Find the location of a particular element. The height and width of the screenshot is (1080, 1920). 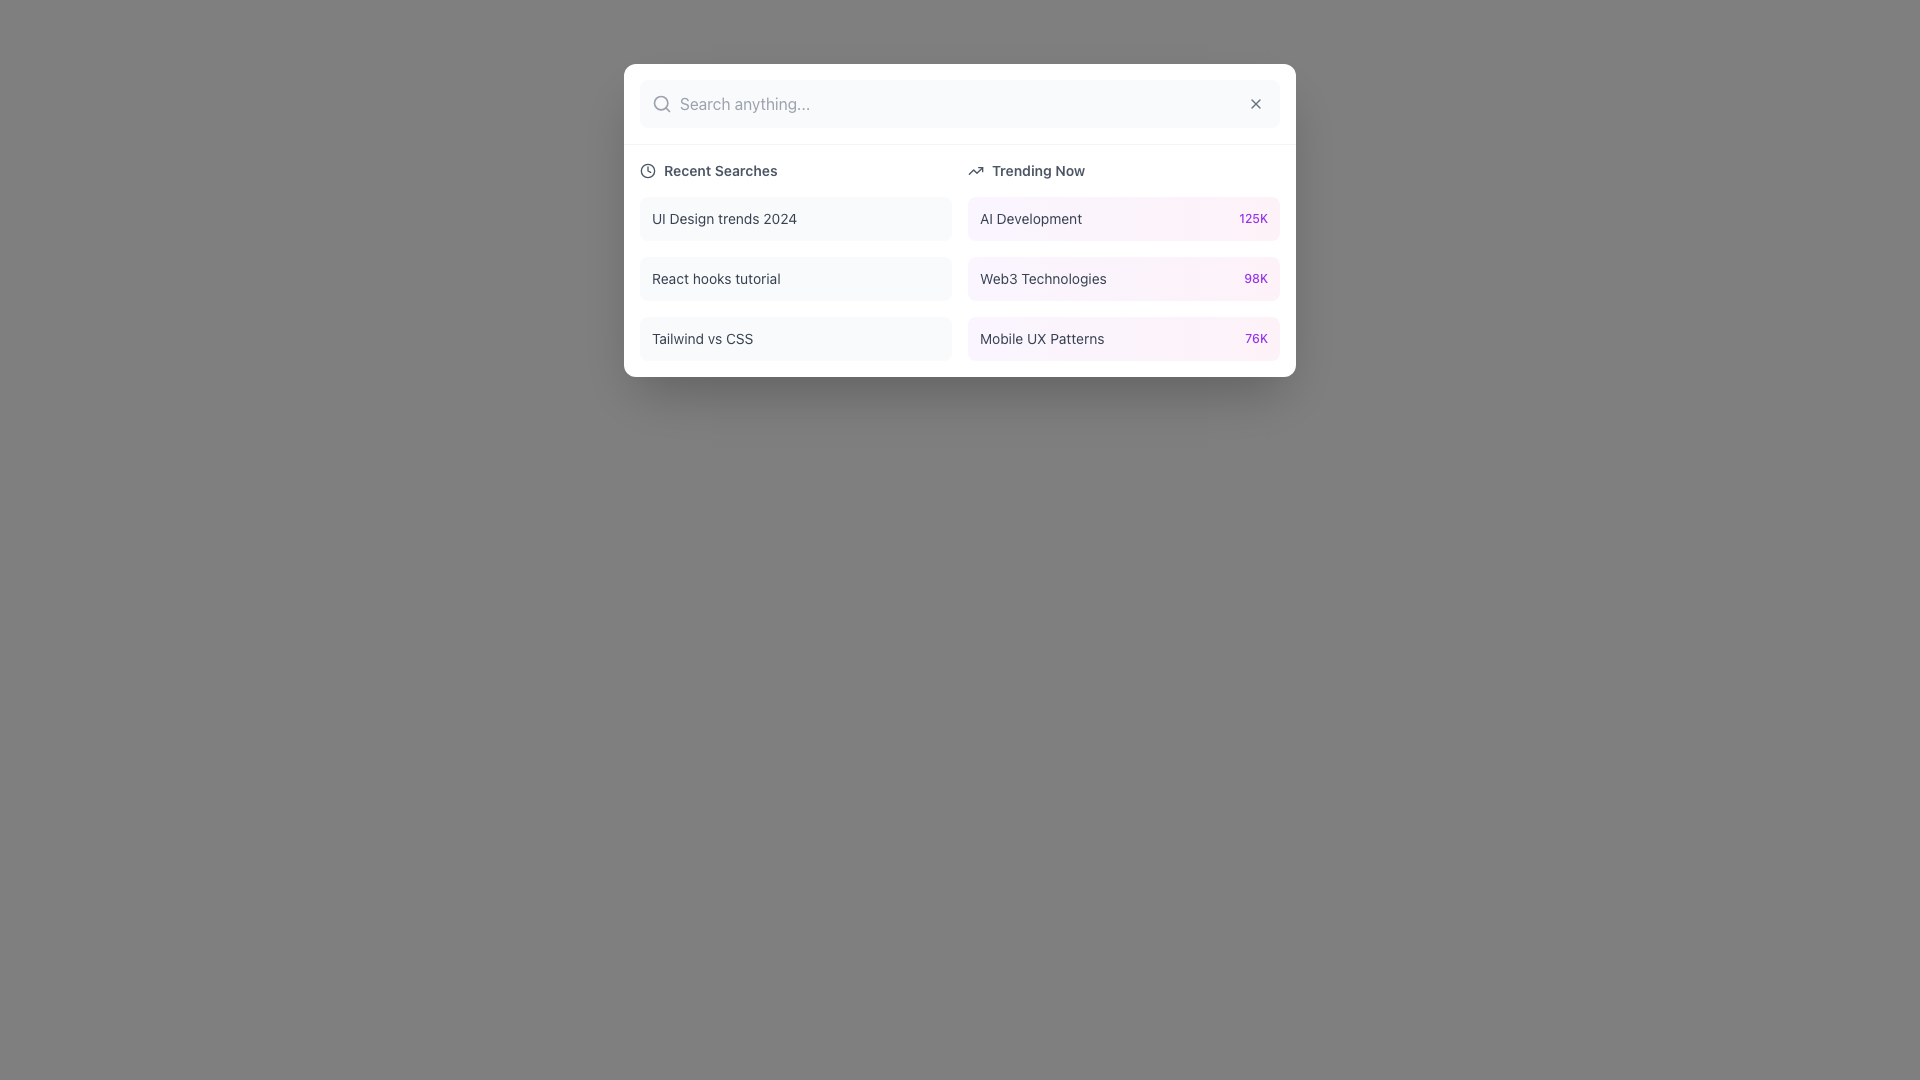

the circular icon button with an 'X' symbol at the top-right corner of the search input bar to observe the hover effect is located at coordinates (1255, 104).